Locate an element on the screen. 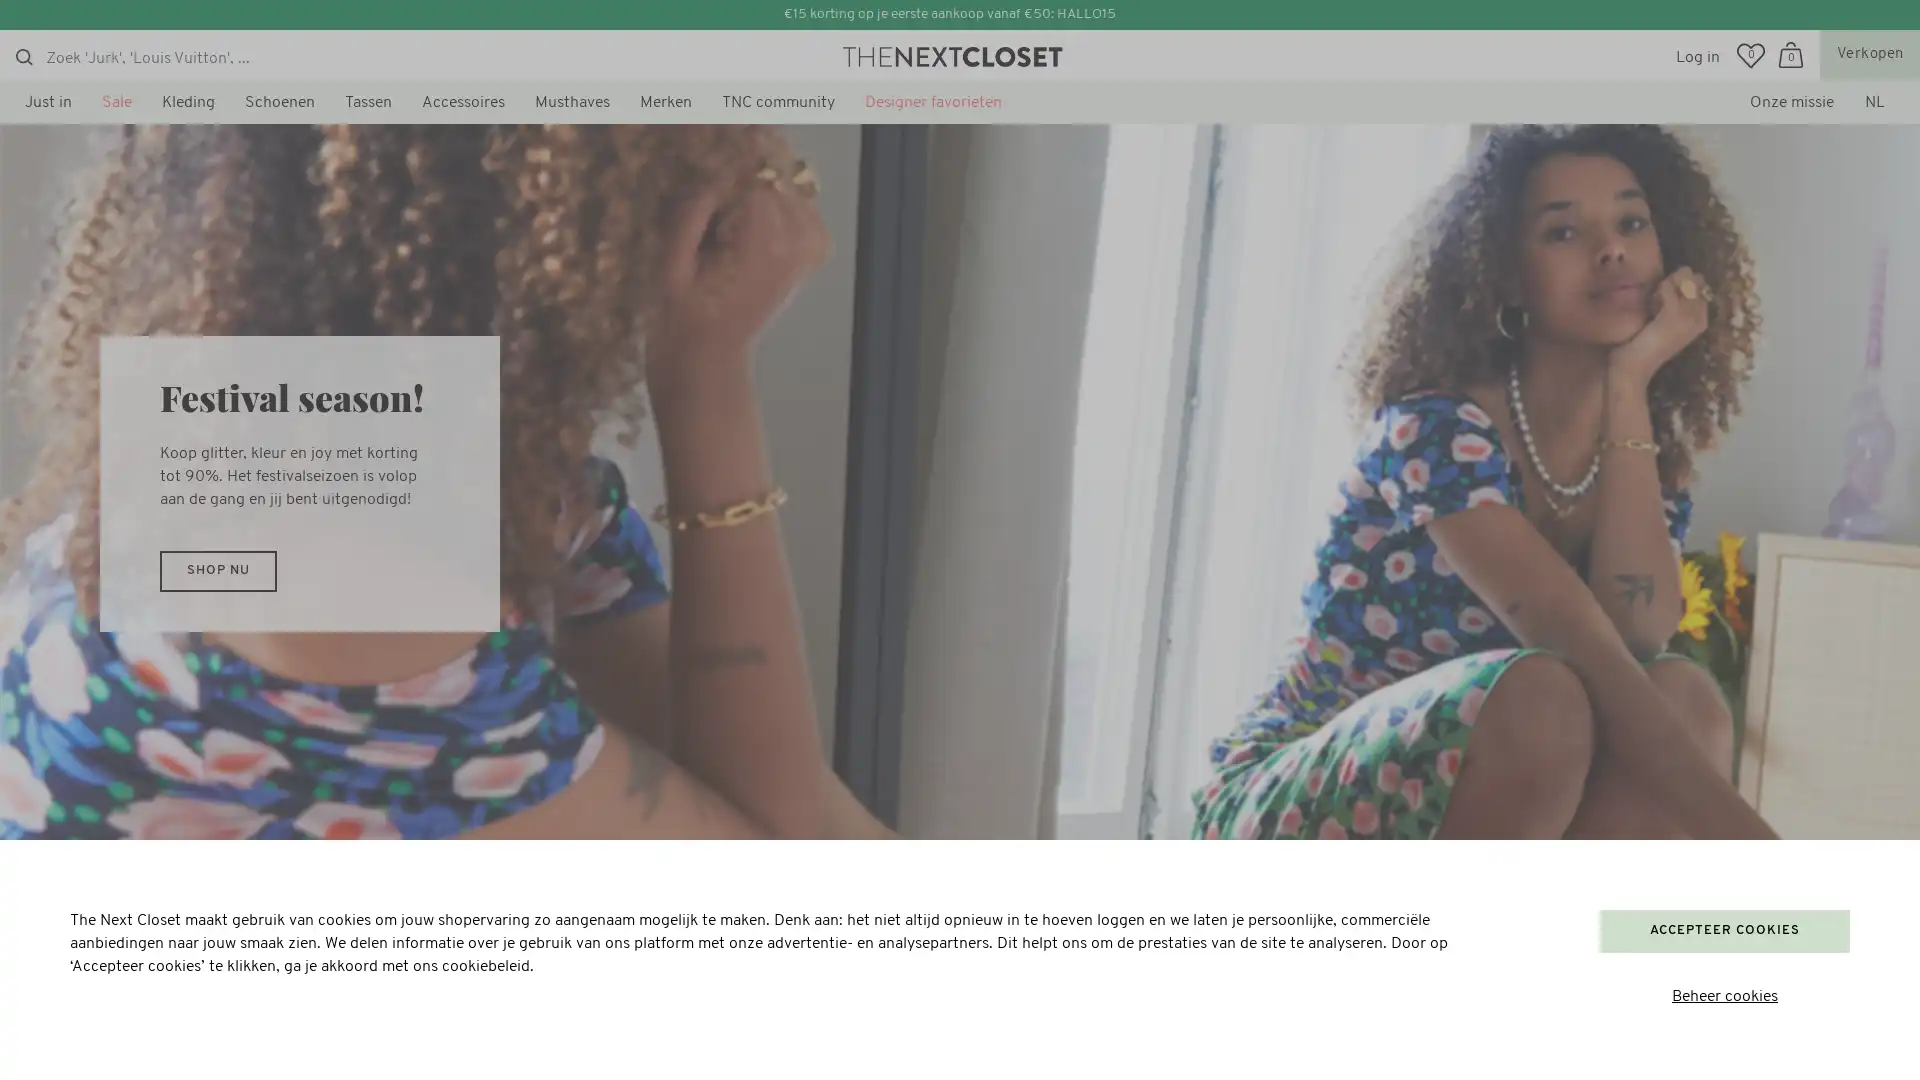 Image resolution: width=1920 pixels, height=1080 pixels. ACCEPTEER COOKIES is located at coordinates (1723, 930).